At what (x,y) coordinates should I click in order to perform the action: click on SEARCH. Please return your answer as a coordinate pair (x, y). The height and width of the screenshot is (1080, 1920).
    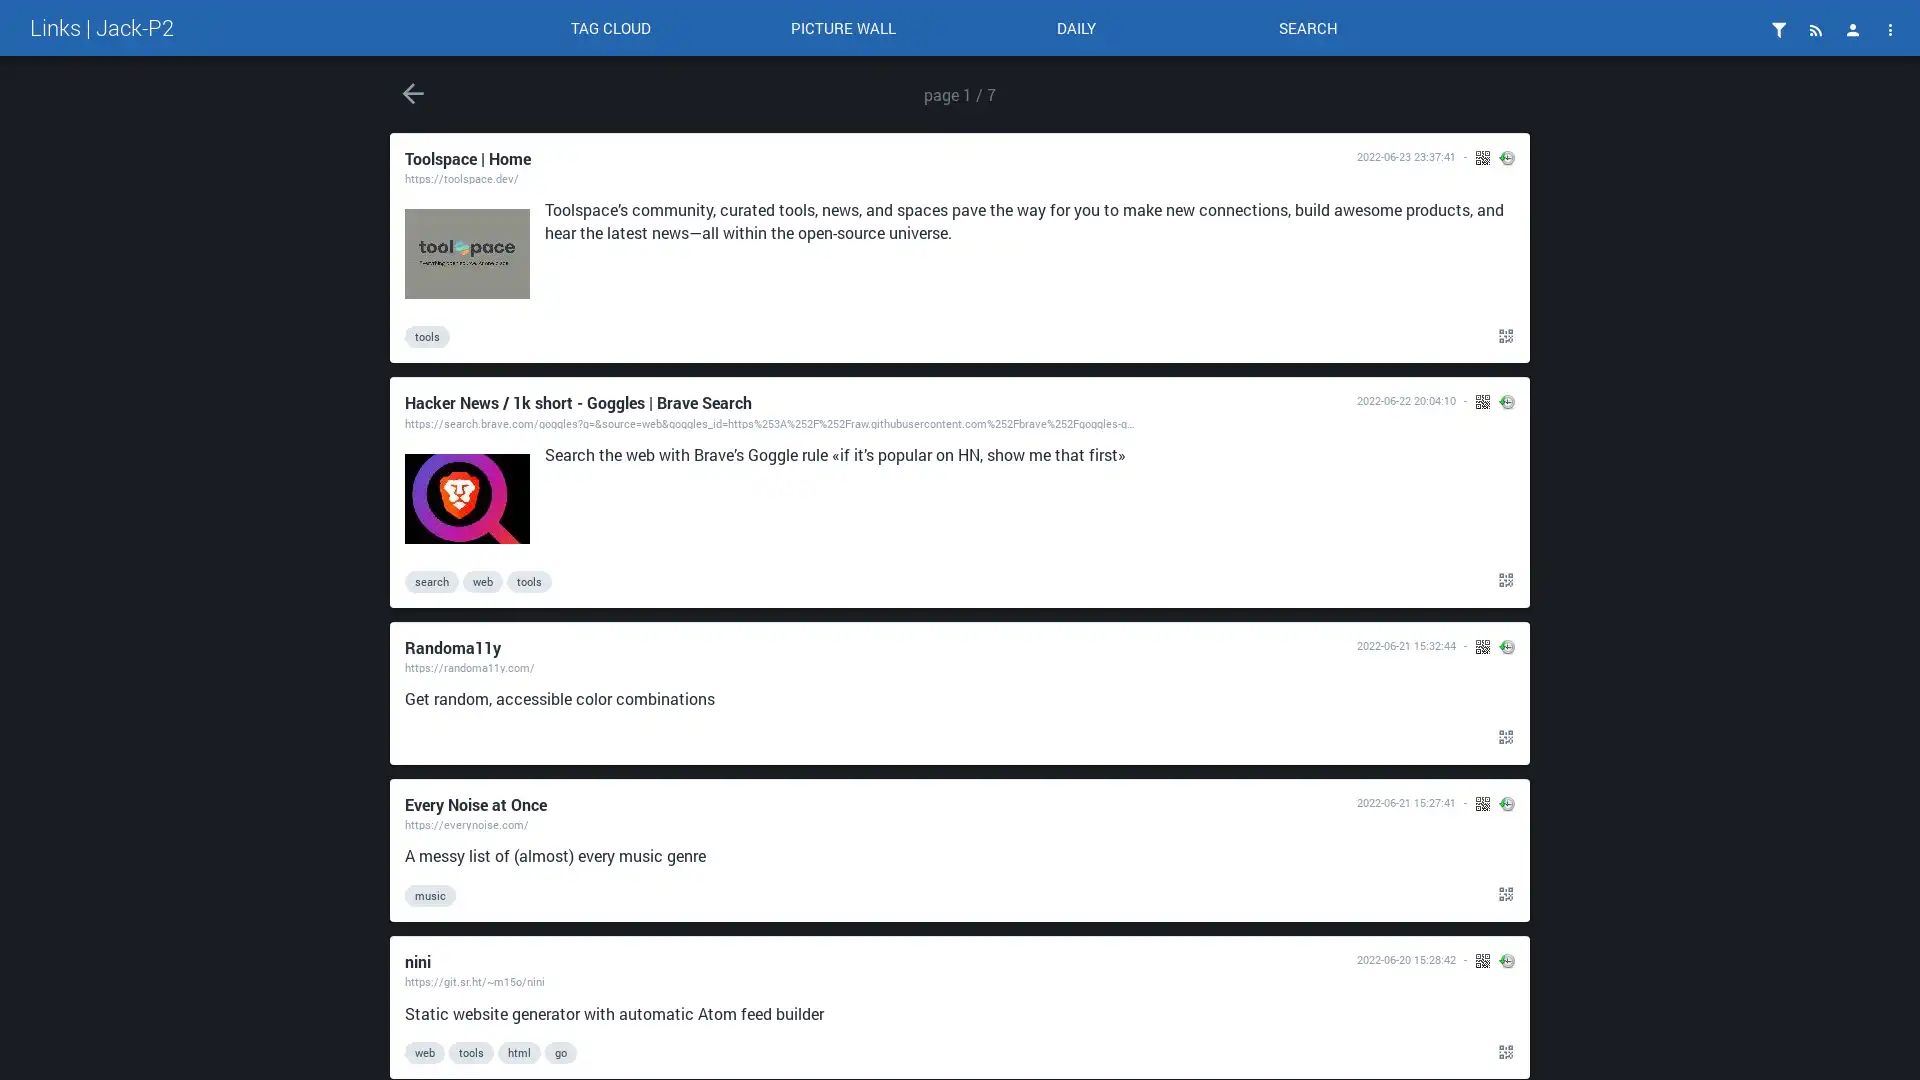
    Looking at the image, I should click on (1308, 27).